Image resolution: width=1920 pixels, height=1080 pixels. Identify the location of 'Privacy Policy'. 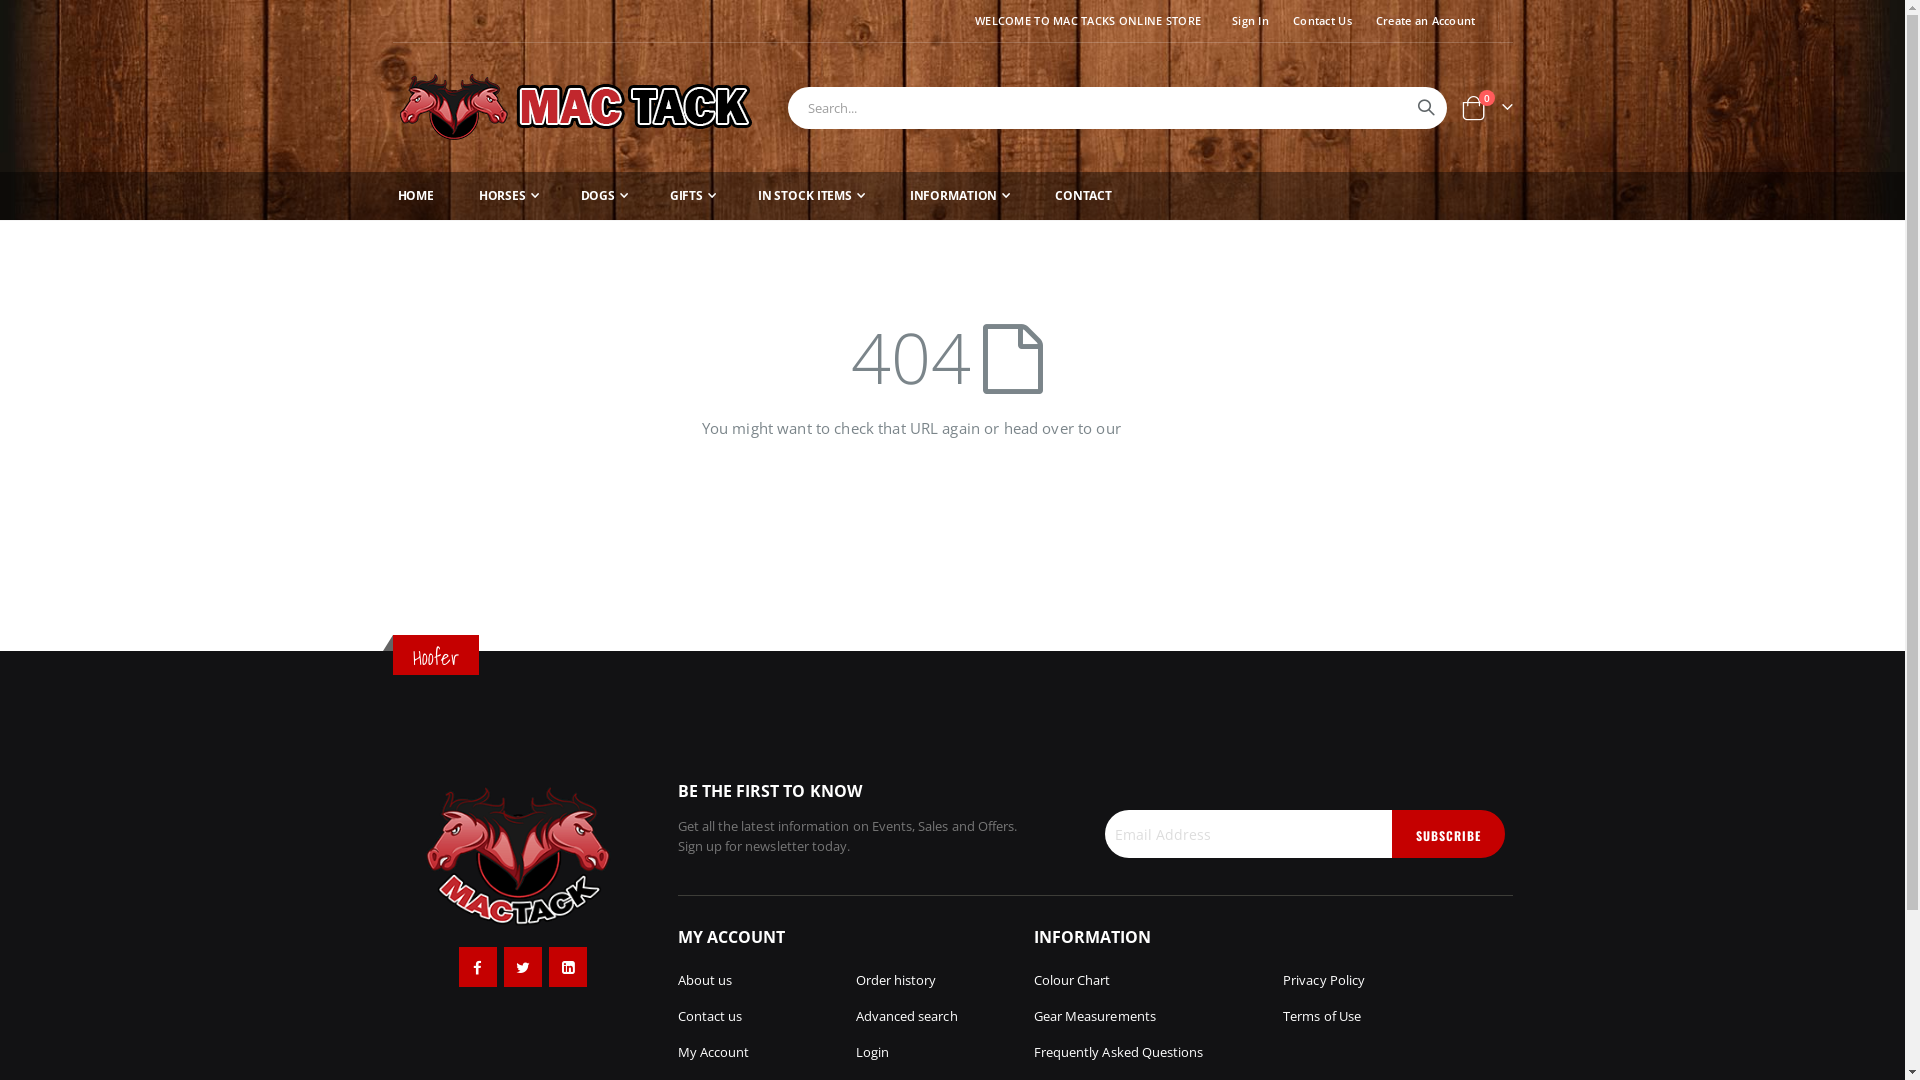
(1324, 978).